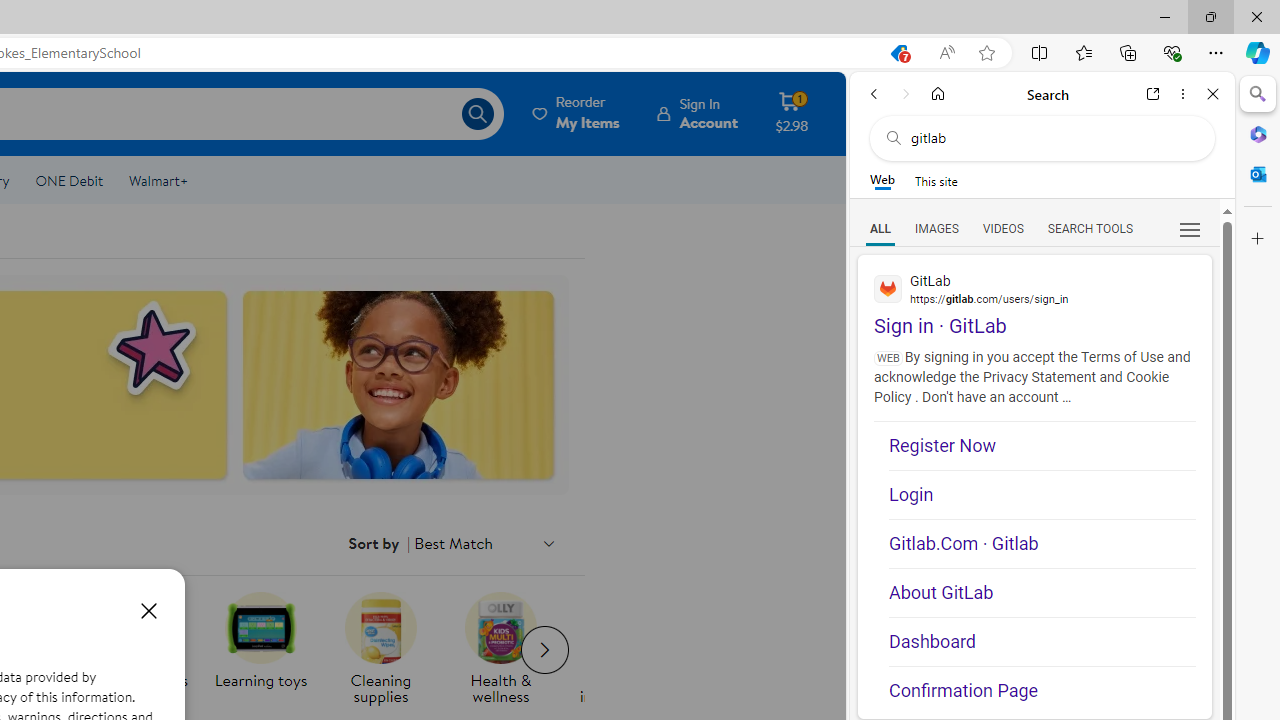  I want to click on 'About GitLab', so click(1041, 591).